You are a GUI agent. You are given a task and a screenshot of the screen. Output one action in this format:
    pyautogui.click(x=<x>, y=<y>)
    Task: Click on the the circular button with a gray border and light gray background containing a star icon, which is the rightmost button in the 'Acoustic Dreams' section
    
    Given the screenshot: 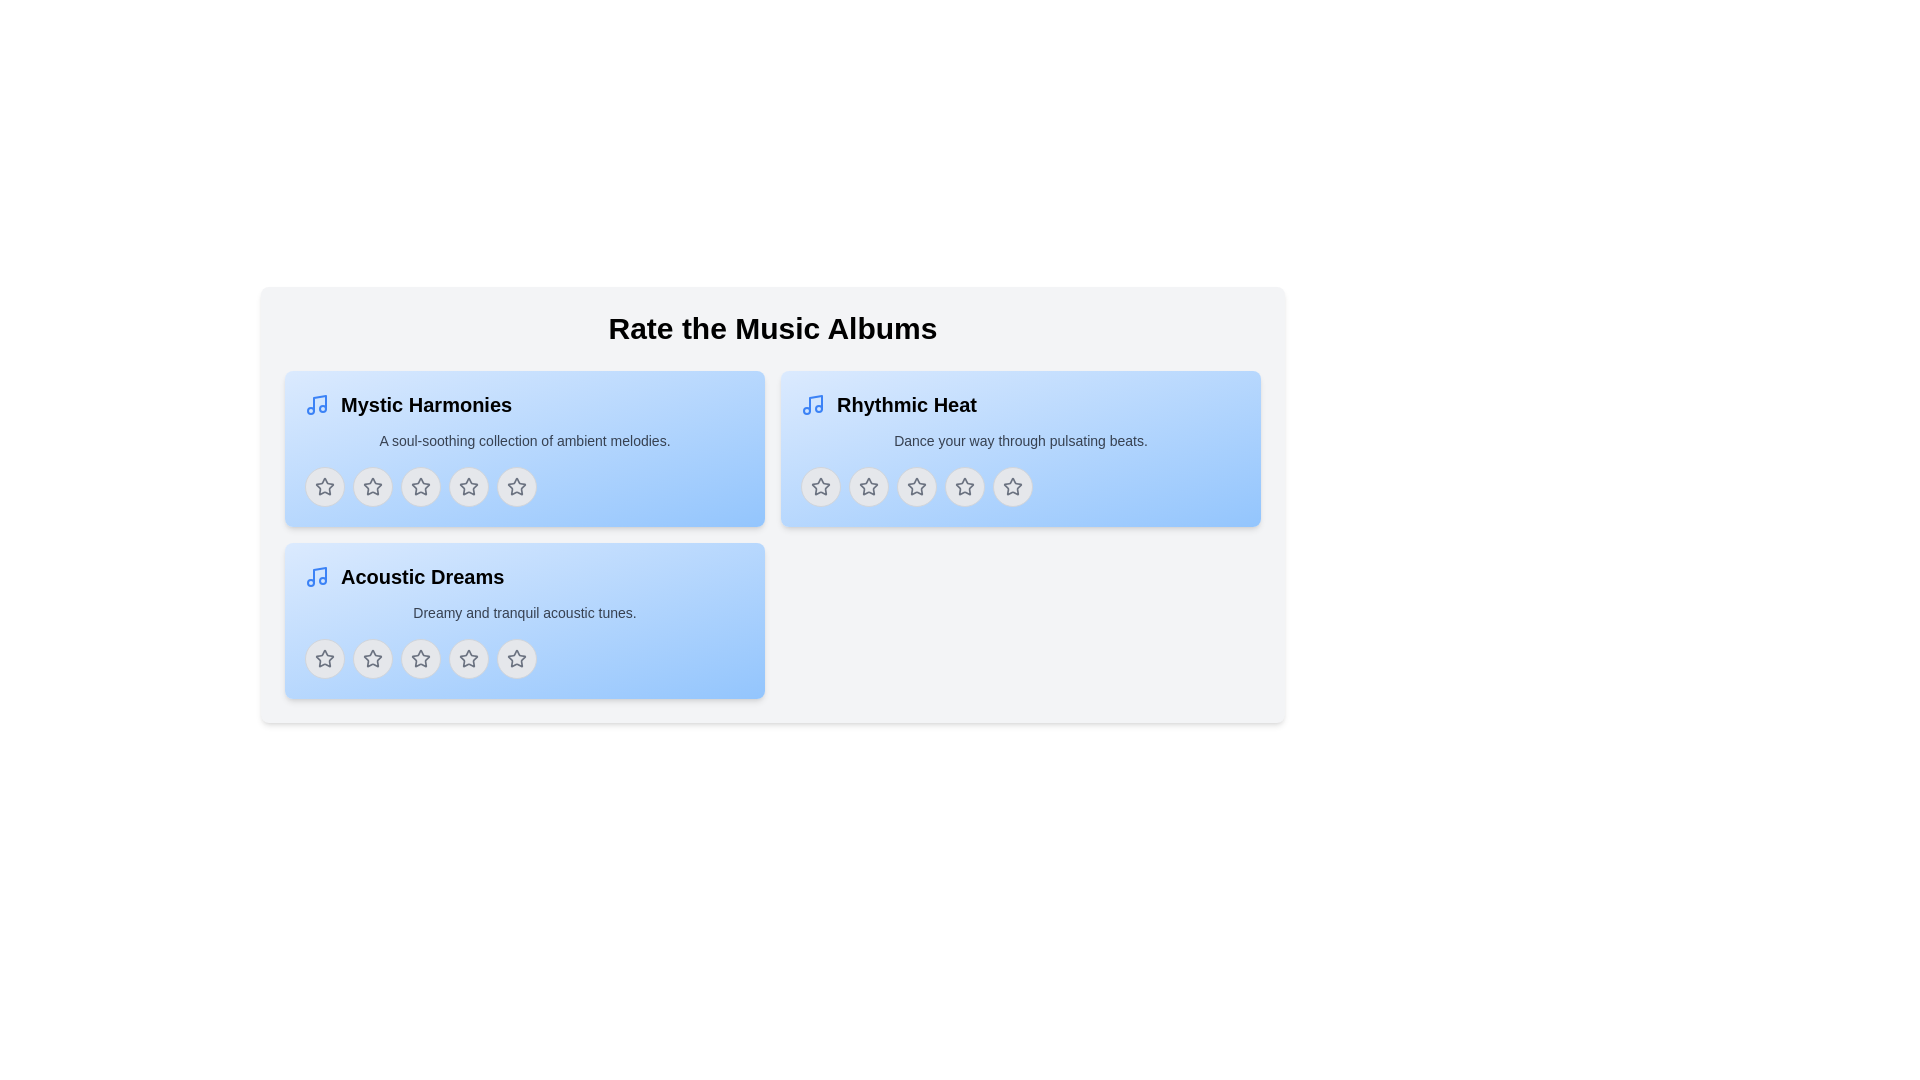 What is the action you would take?
    pyautogui.click(x=517, y=659)
    